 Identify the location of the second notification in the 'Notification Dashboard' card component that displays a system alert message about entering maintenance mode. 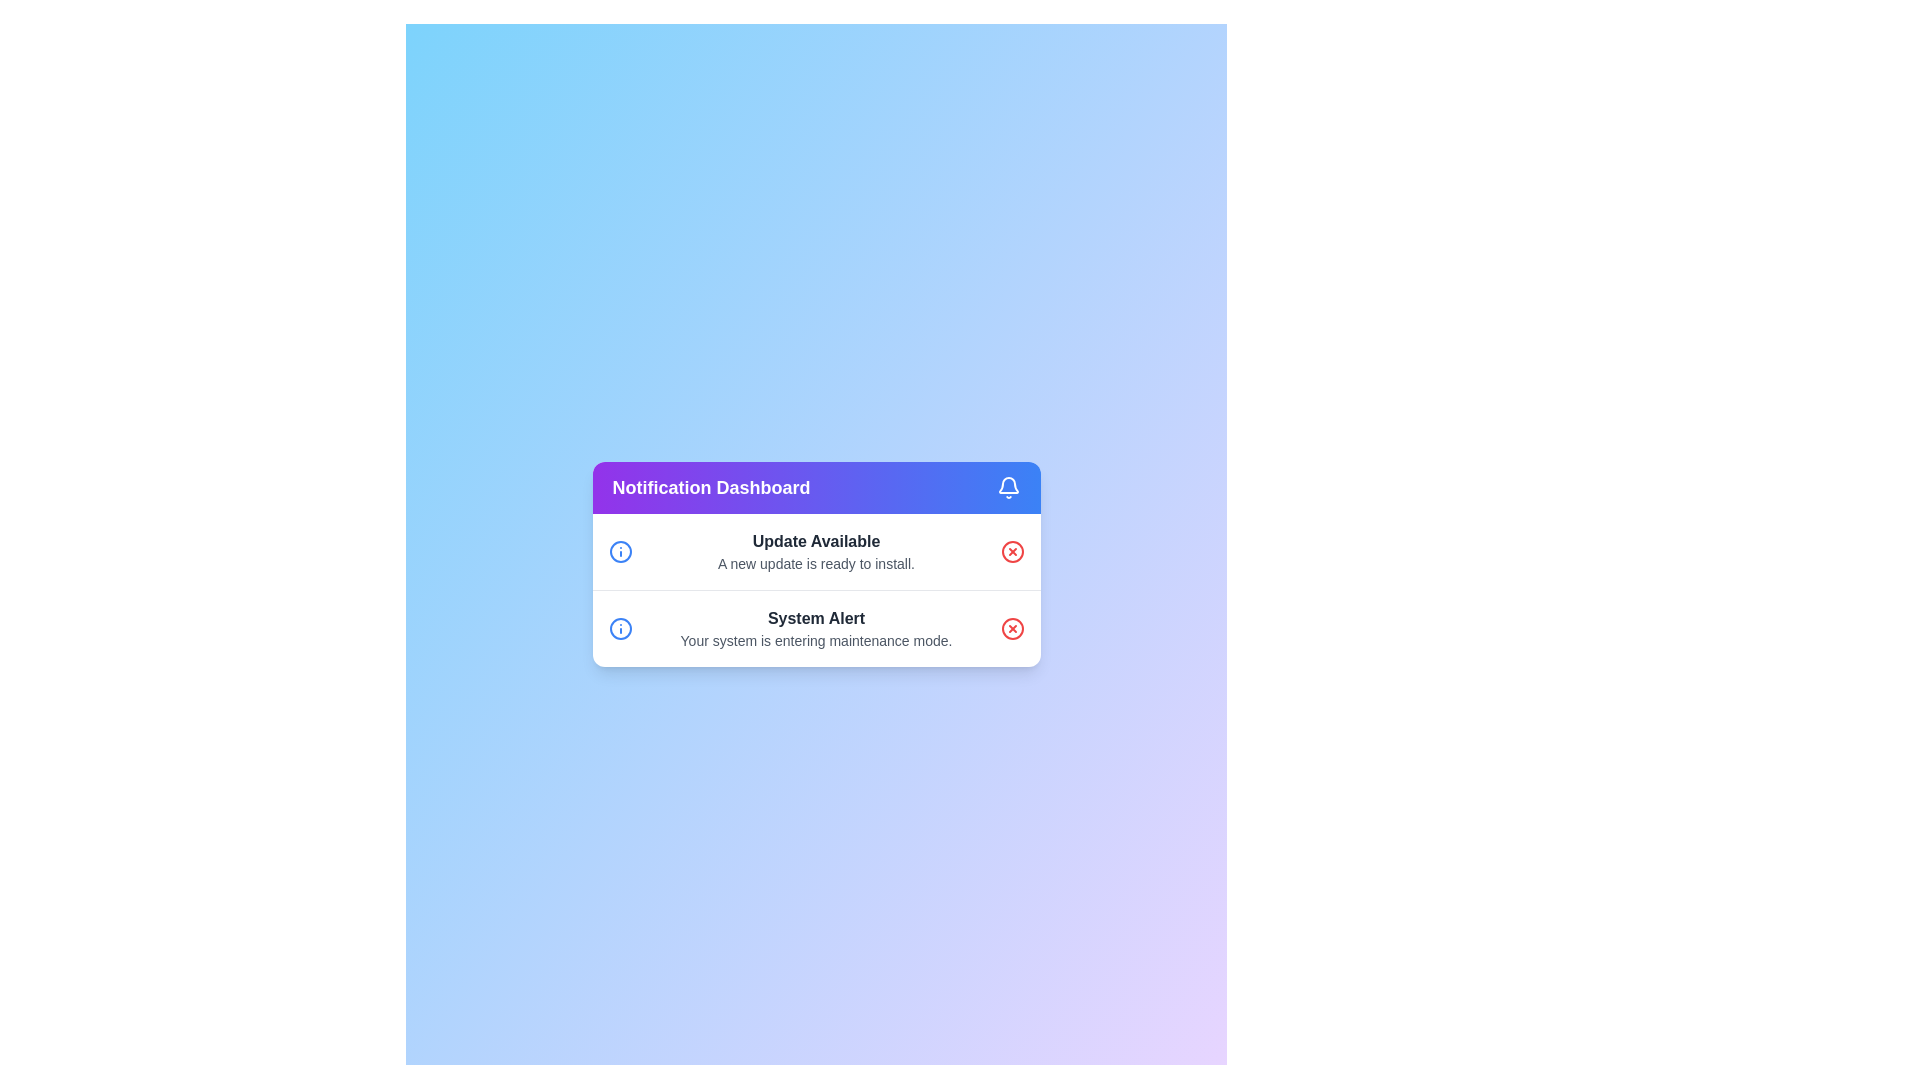
(816, 627).